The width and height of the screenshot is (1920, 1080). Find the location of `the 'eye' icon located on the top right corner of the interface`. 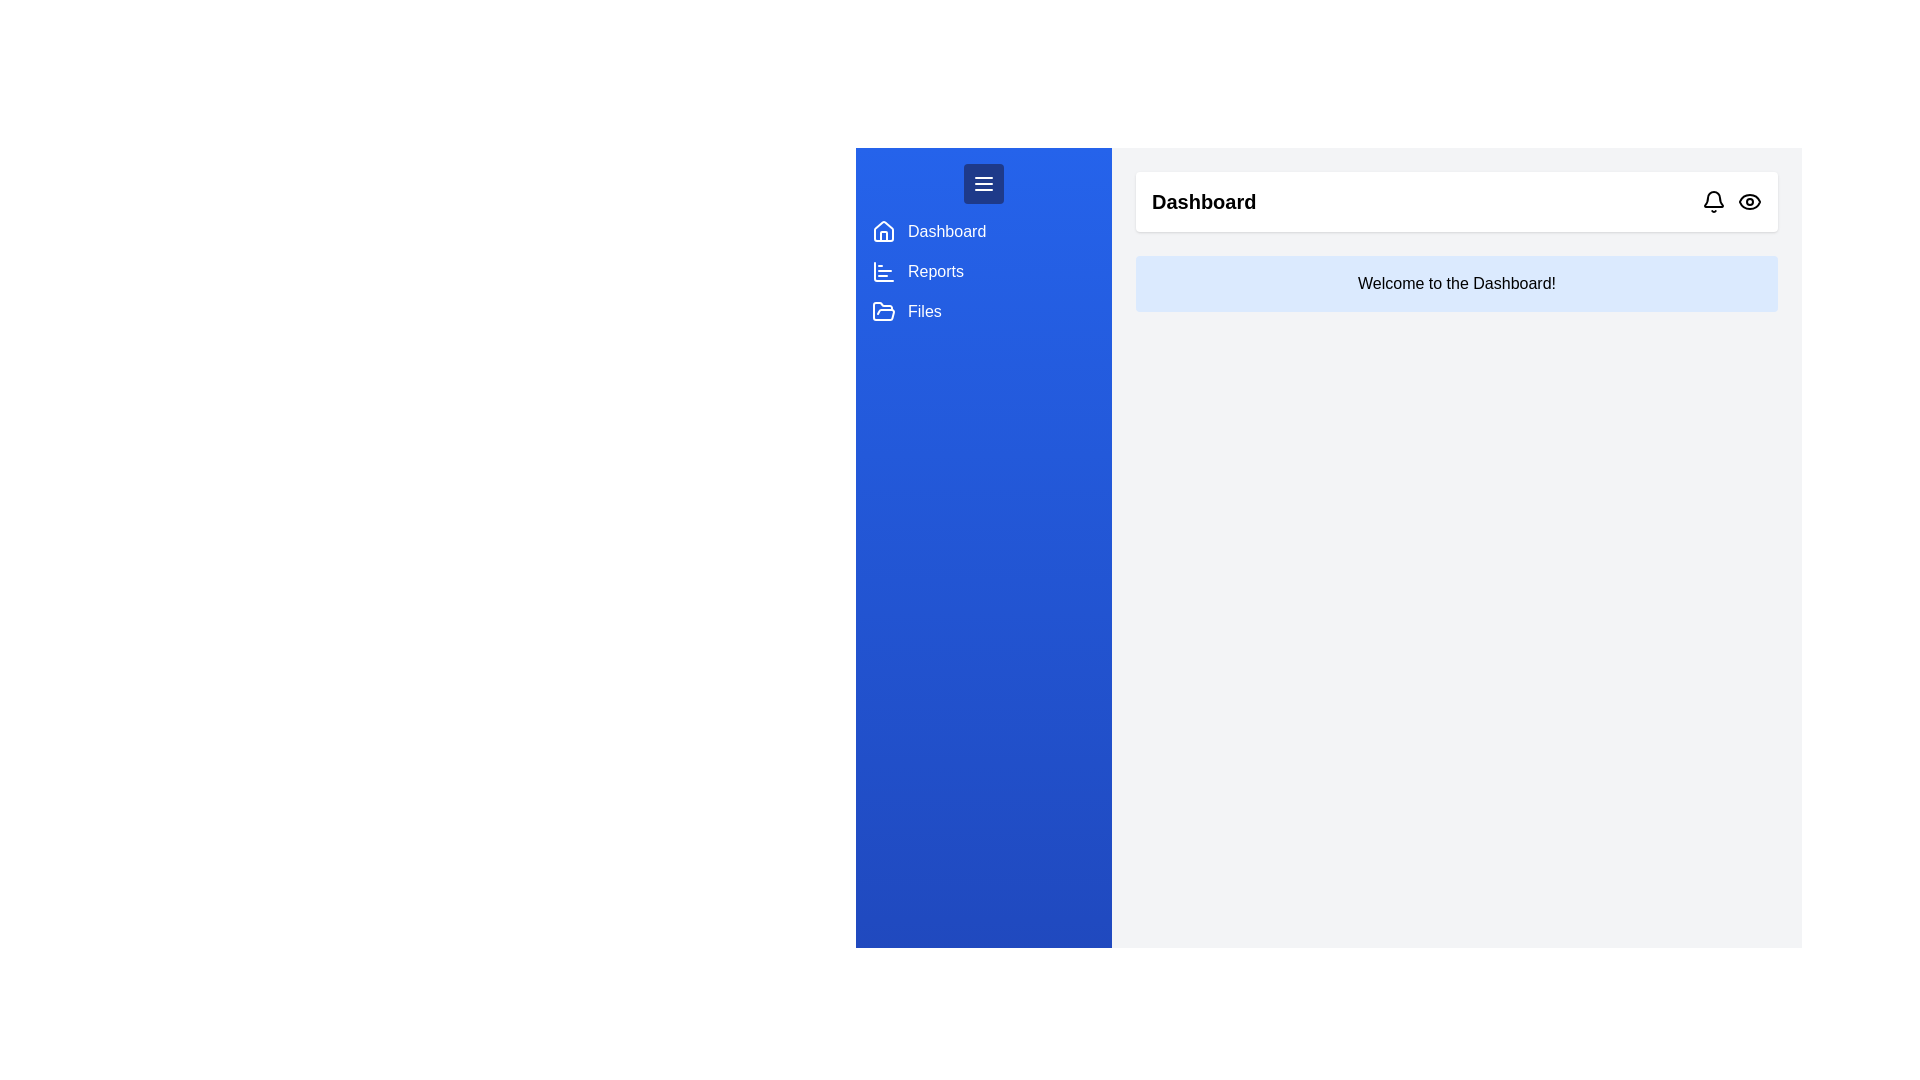

the 'eye' icon located on the top right corner of the interface is located at coordinates (1749, 201).